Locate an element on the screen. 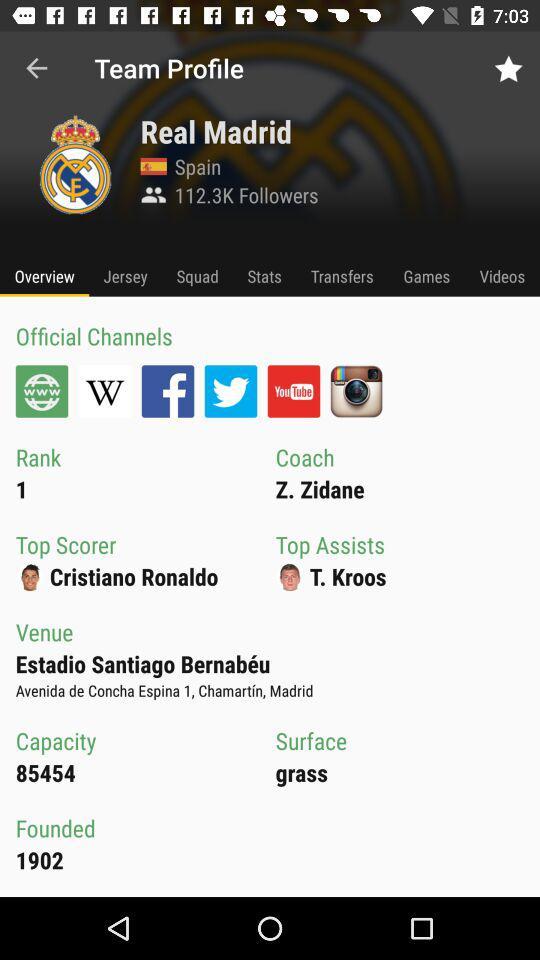  icon next to the jersey icon is located at coordinates (197, 275).